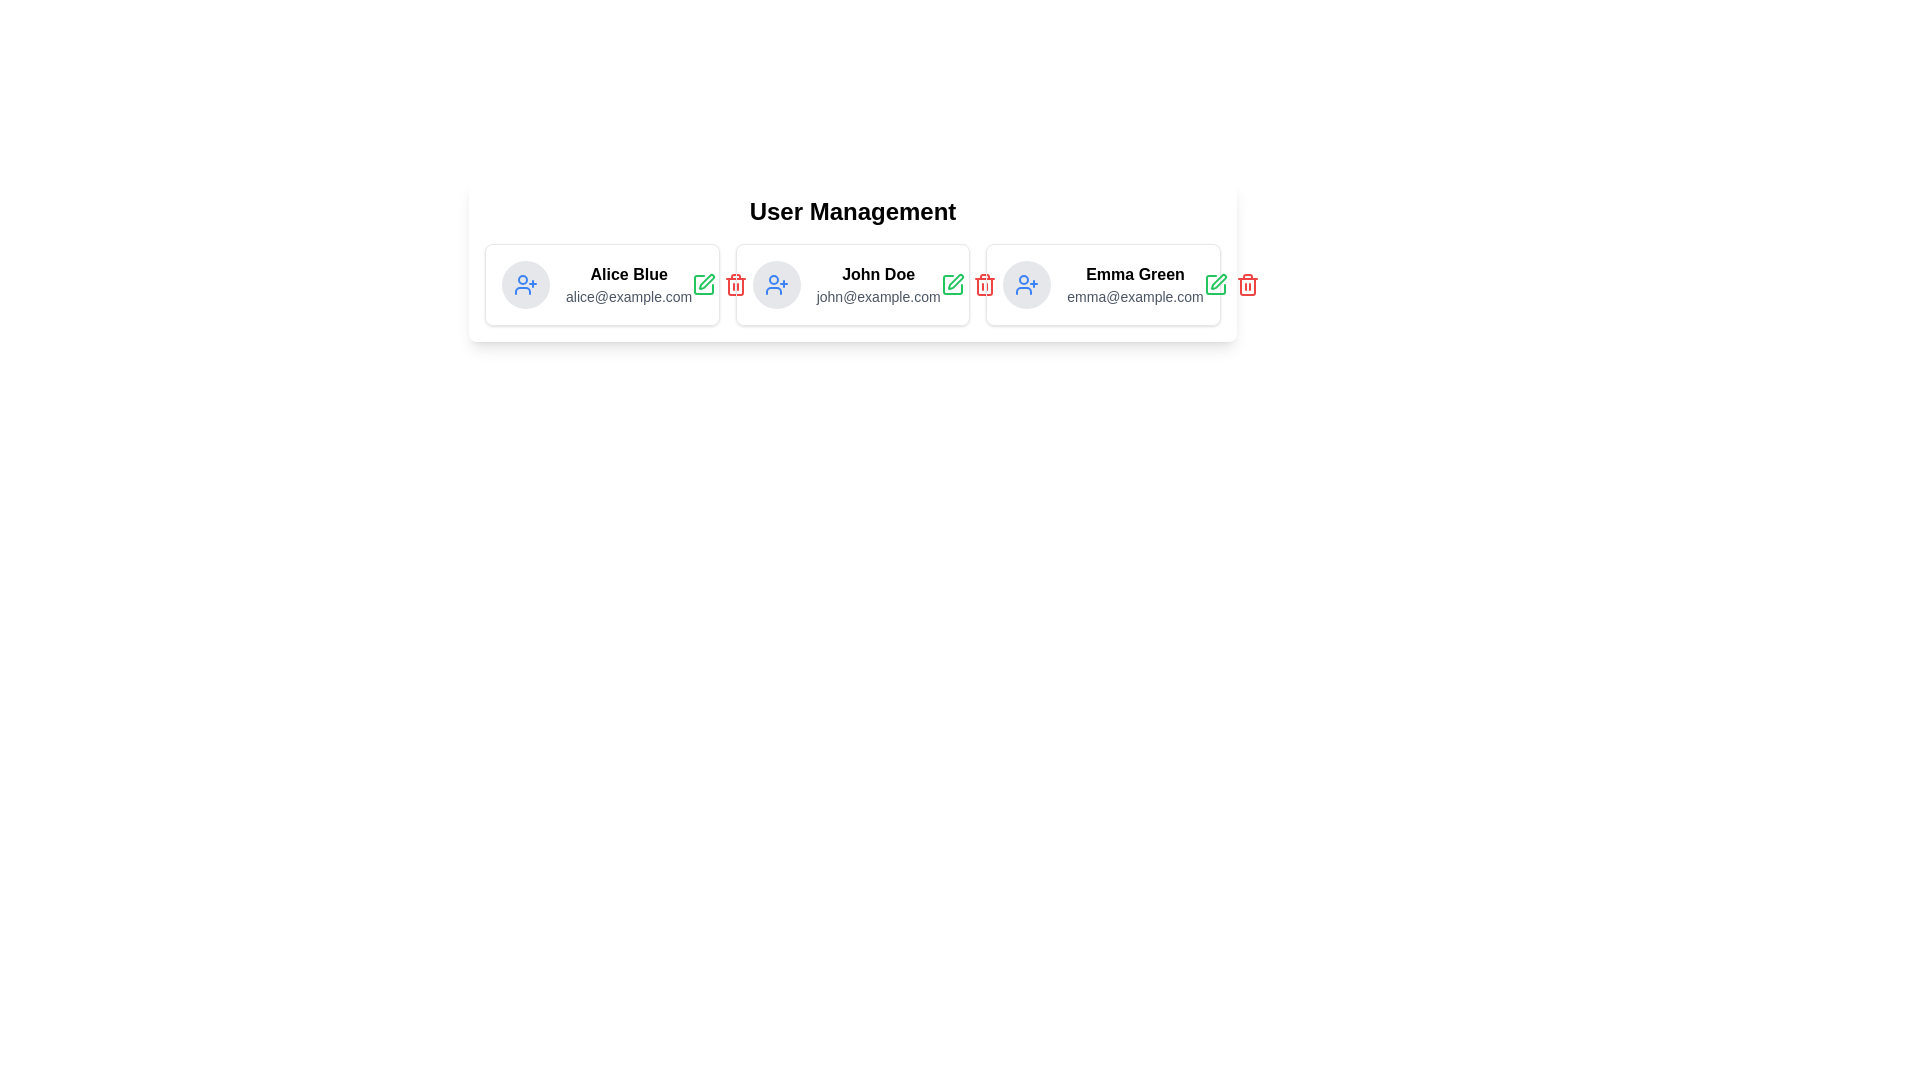 The height and width of the screenshot is (1080, 1920). I want to click on the green edit (pen) icon located next to 'emma@example.com' under the 'User Management' section, so click(1214, 285).